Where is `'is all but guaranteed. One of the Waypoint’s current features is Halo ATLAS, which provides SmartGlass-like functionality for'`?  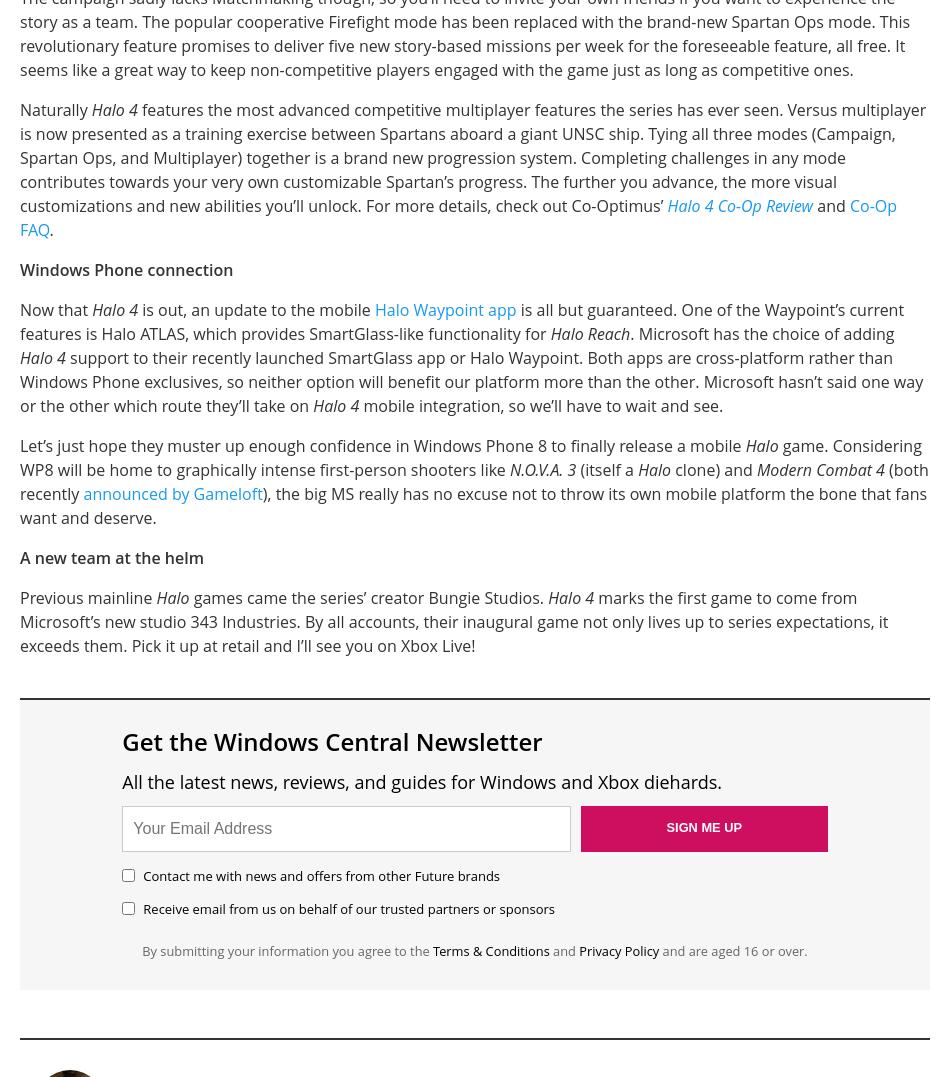 'is all but guaranteed. One of the Waypoint’s current features is Halo ATLAS, which provides SmartGlass-like functionality for' is located at coordinates (460, 321).